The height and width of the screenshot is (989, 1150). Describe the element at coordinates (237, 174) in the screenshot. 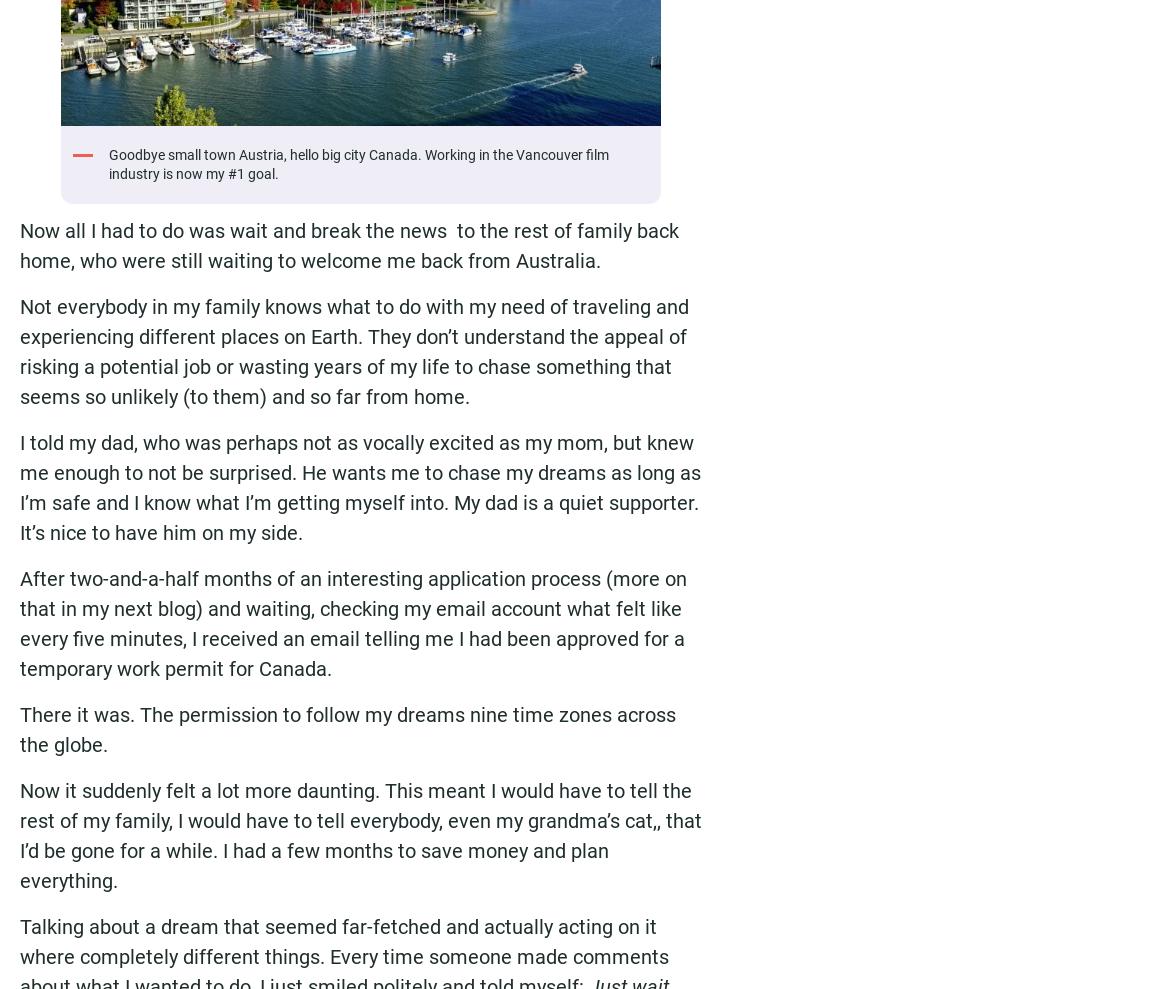

I see `'Privacy Policy'` at that location.